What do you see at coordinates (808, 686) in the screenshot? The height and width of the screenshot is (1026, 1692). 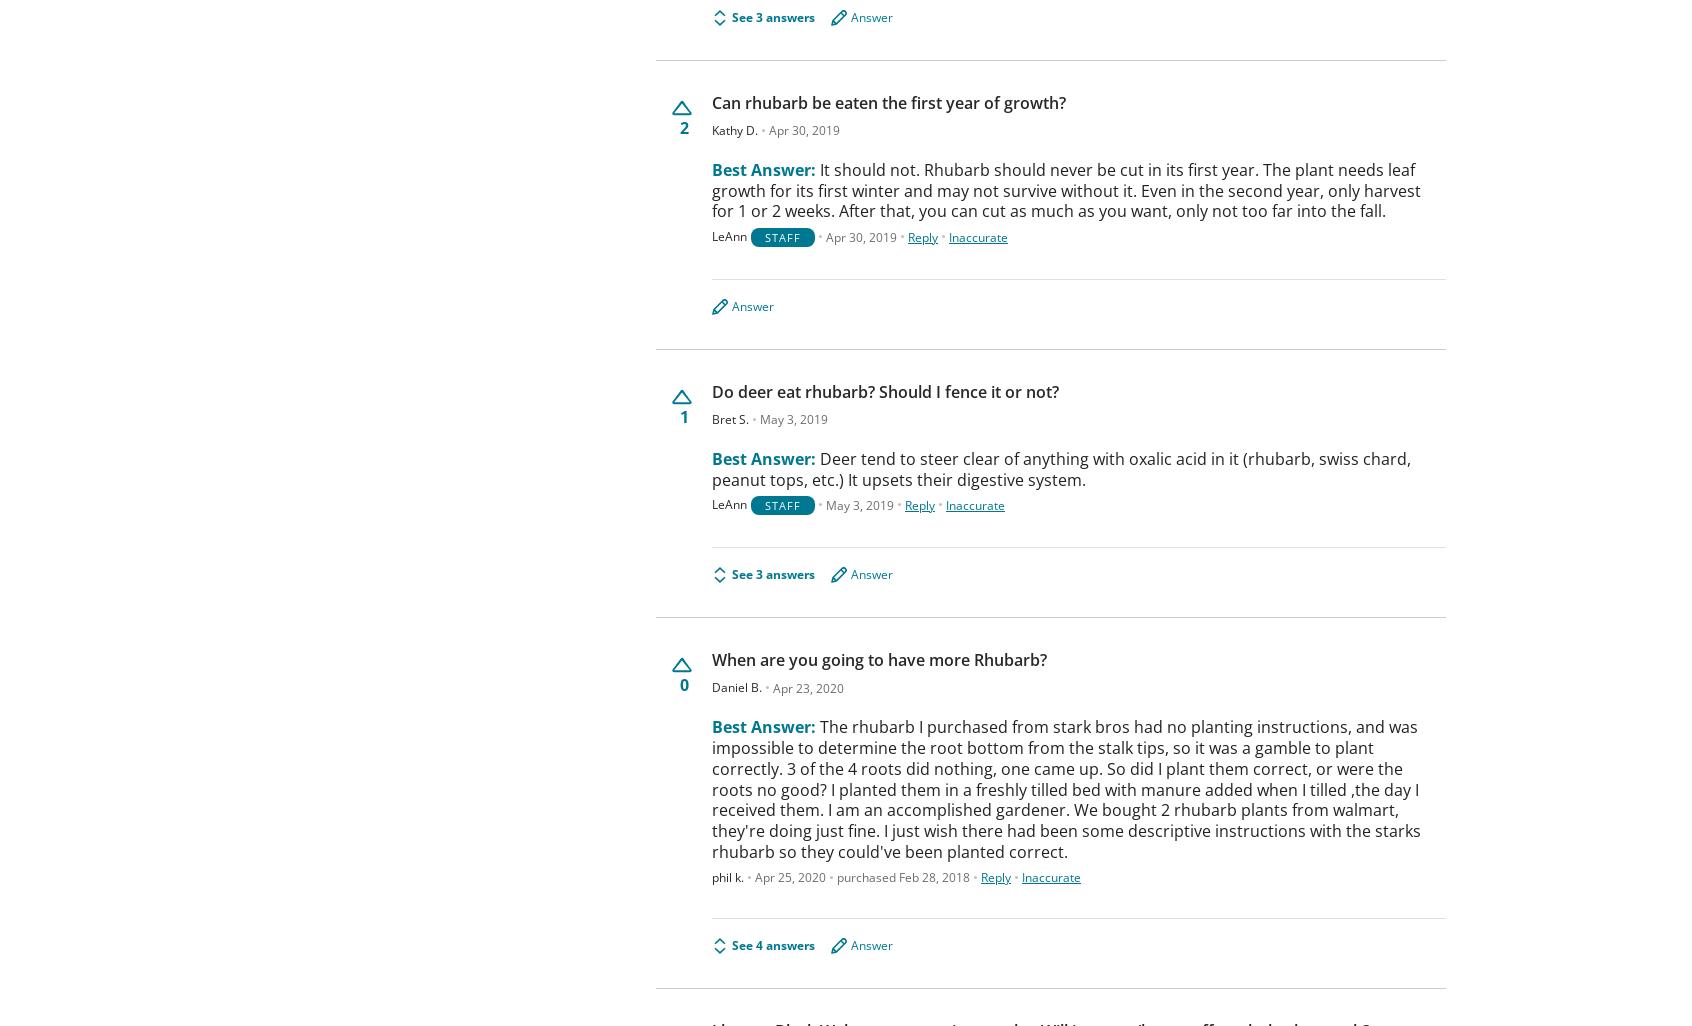 I see `'Apr 23, 2020'` at bounding box center [808, 686].